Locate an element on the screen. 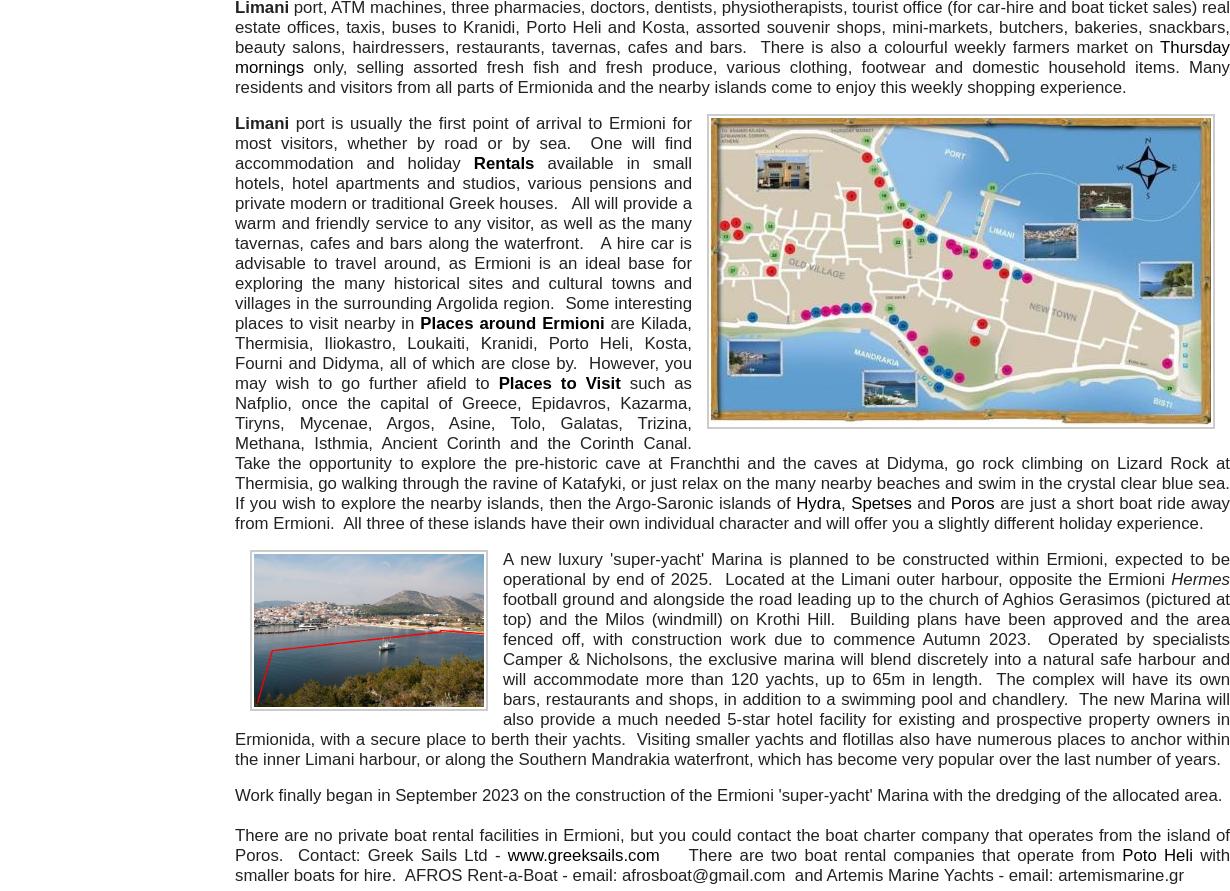 This screenshot has width=1230, height=891. 'There is also a colourful weekly' is located at coordinates (882, 47).